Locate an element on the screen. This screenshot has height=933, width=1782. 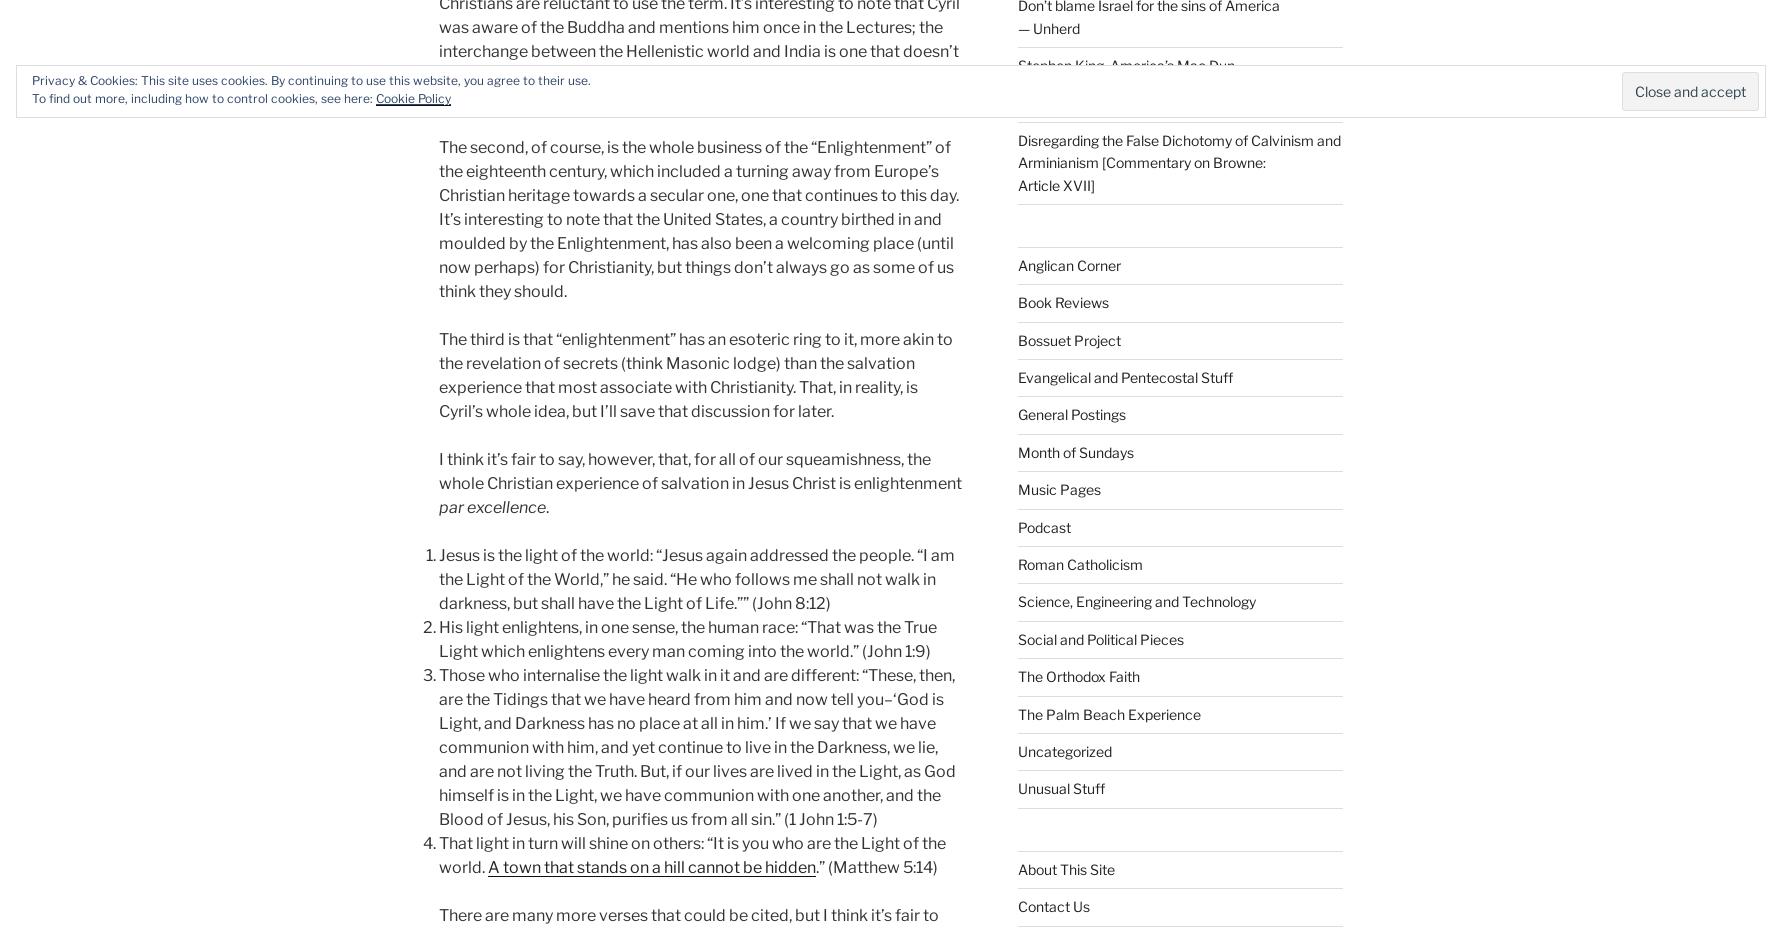
'Uncategorized' is located at coordinates (1015, 750).